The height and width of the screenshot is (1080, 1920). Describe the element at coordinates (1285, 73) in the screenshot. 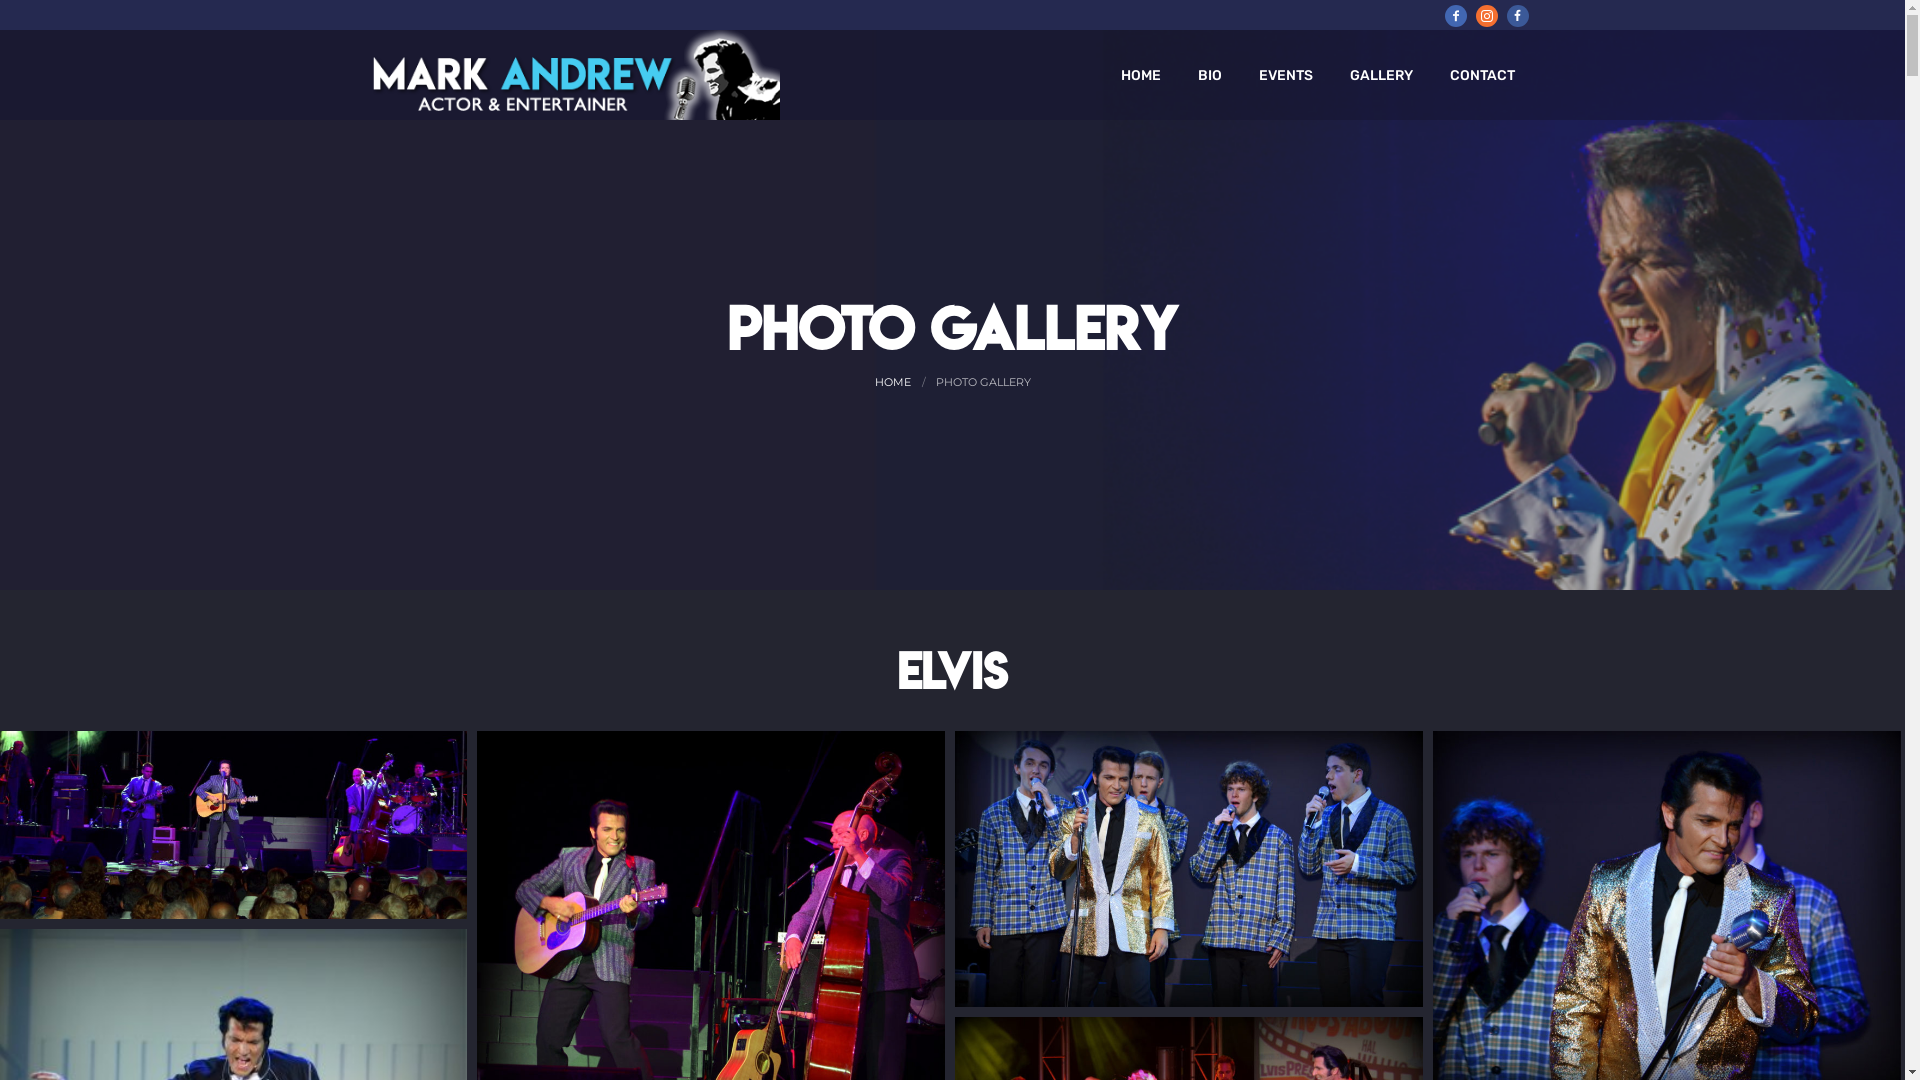

I see `'EVENTS'` at that location.